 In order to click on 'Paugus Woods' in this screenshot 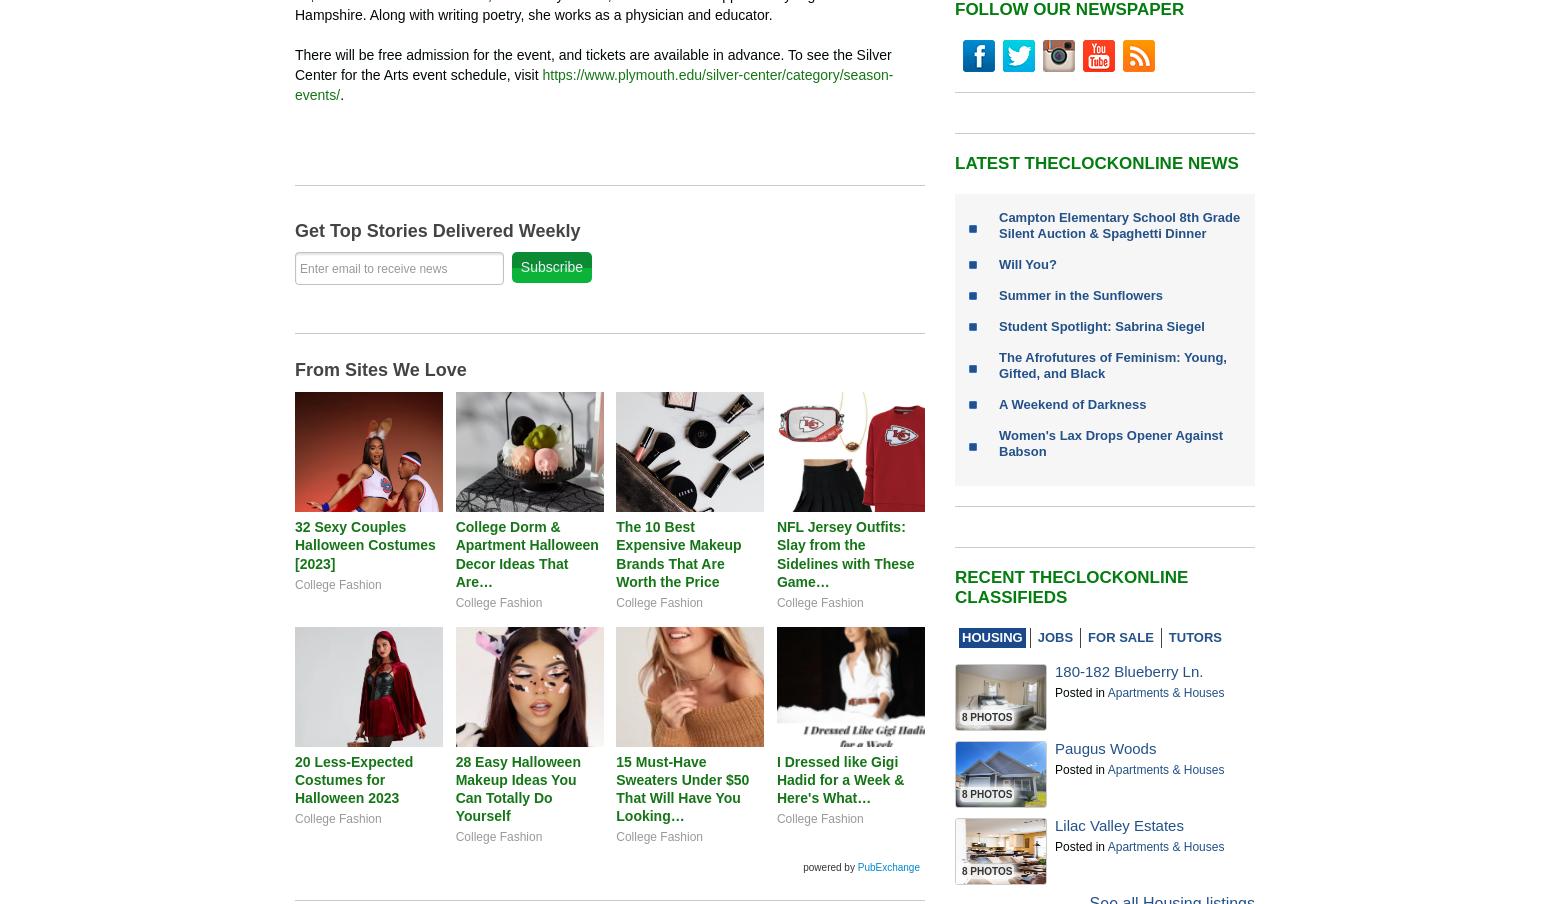, I will do `click(1054, 748)`.